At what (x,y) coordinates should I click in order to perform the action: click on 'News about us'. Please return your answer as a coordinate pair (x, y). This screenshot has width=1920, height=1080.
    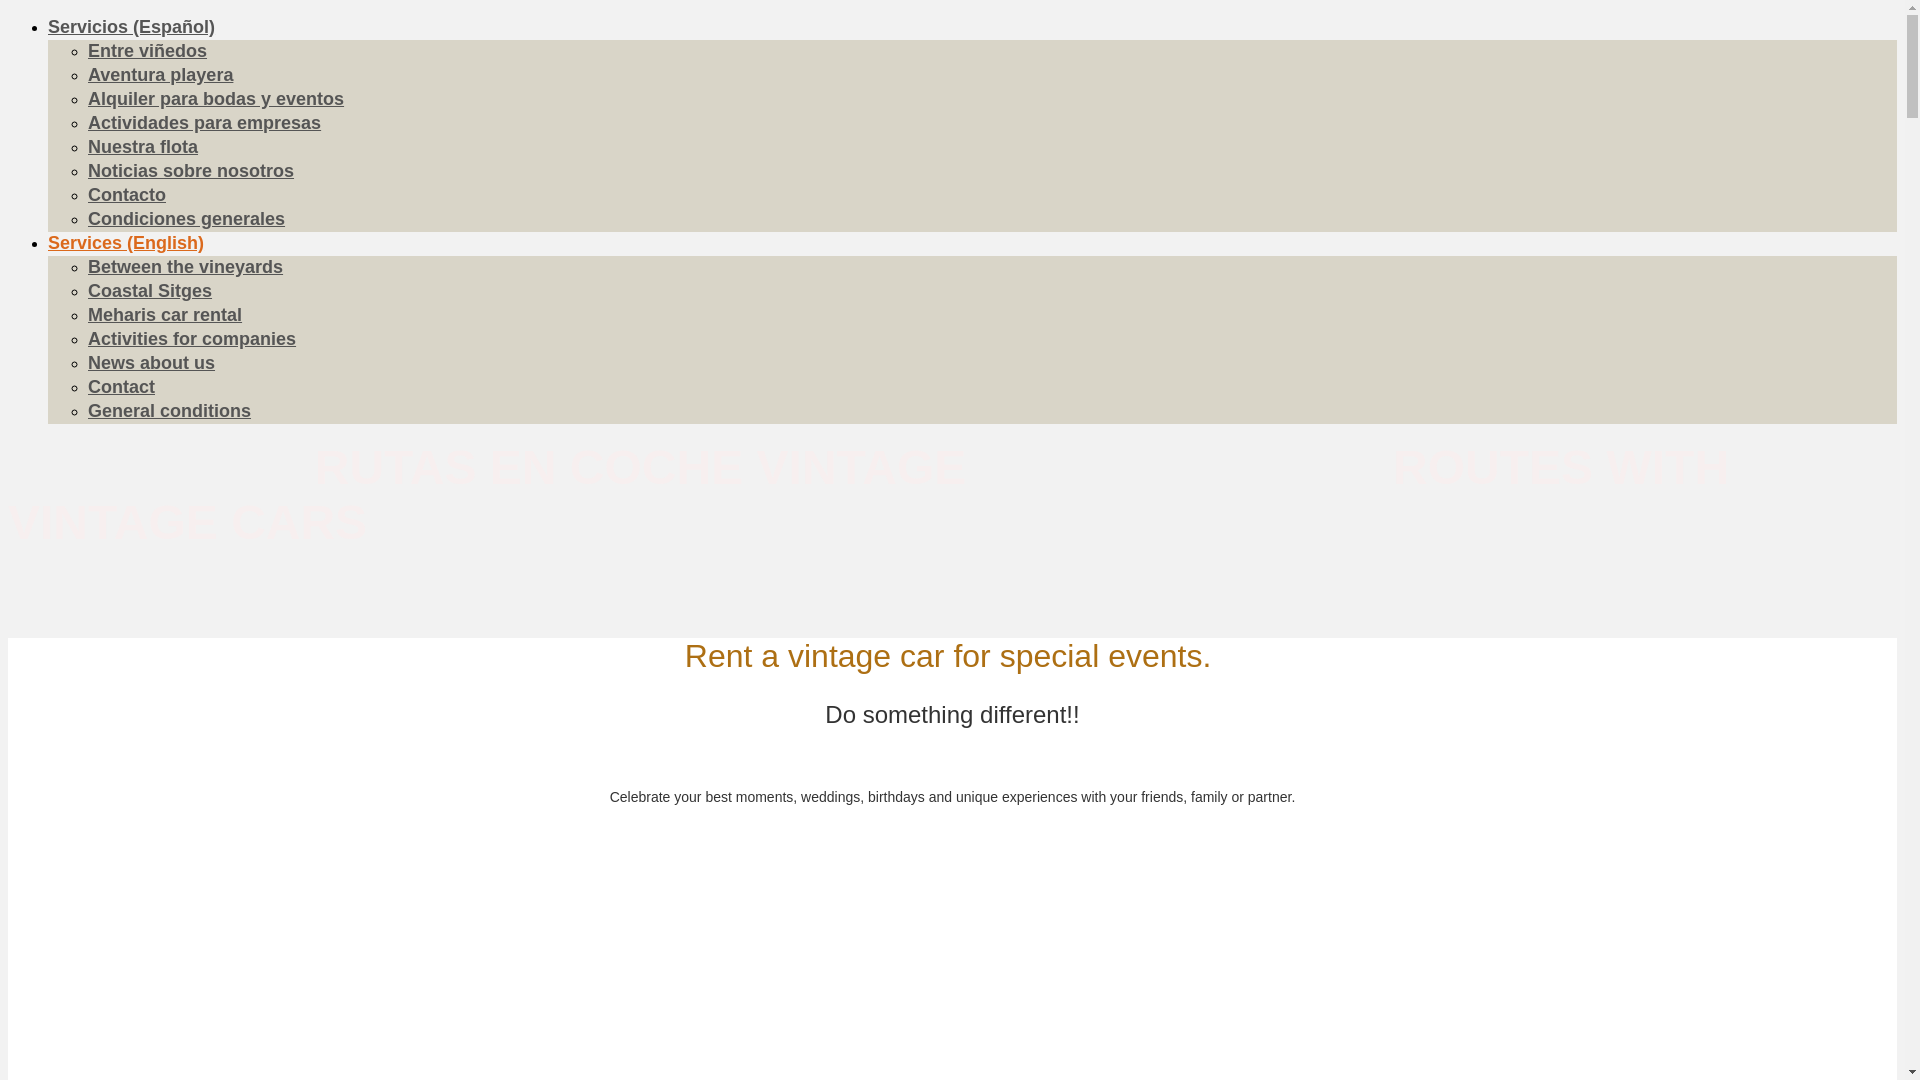
    Looking at the image, I should click on (150, 362).